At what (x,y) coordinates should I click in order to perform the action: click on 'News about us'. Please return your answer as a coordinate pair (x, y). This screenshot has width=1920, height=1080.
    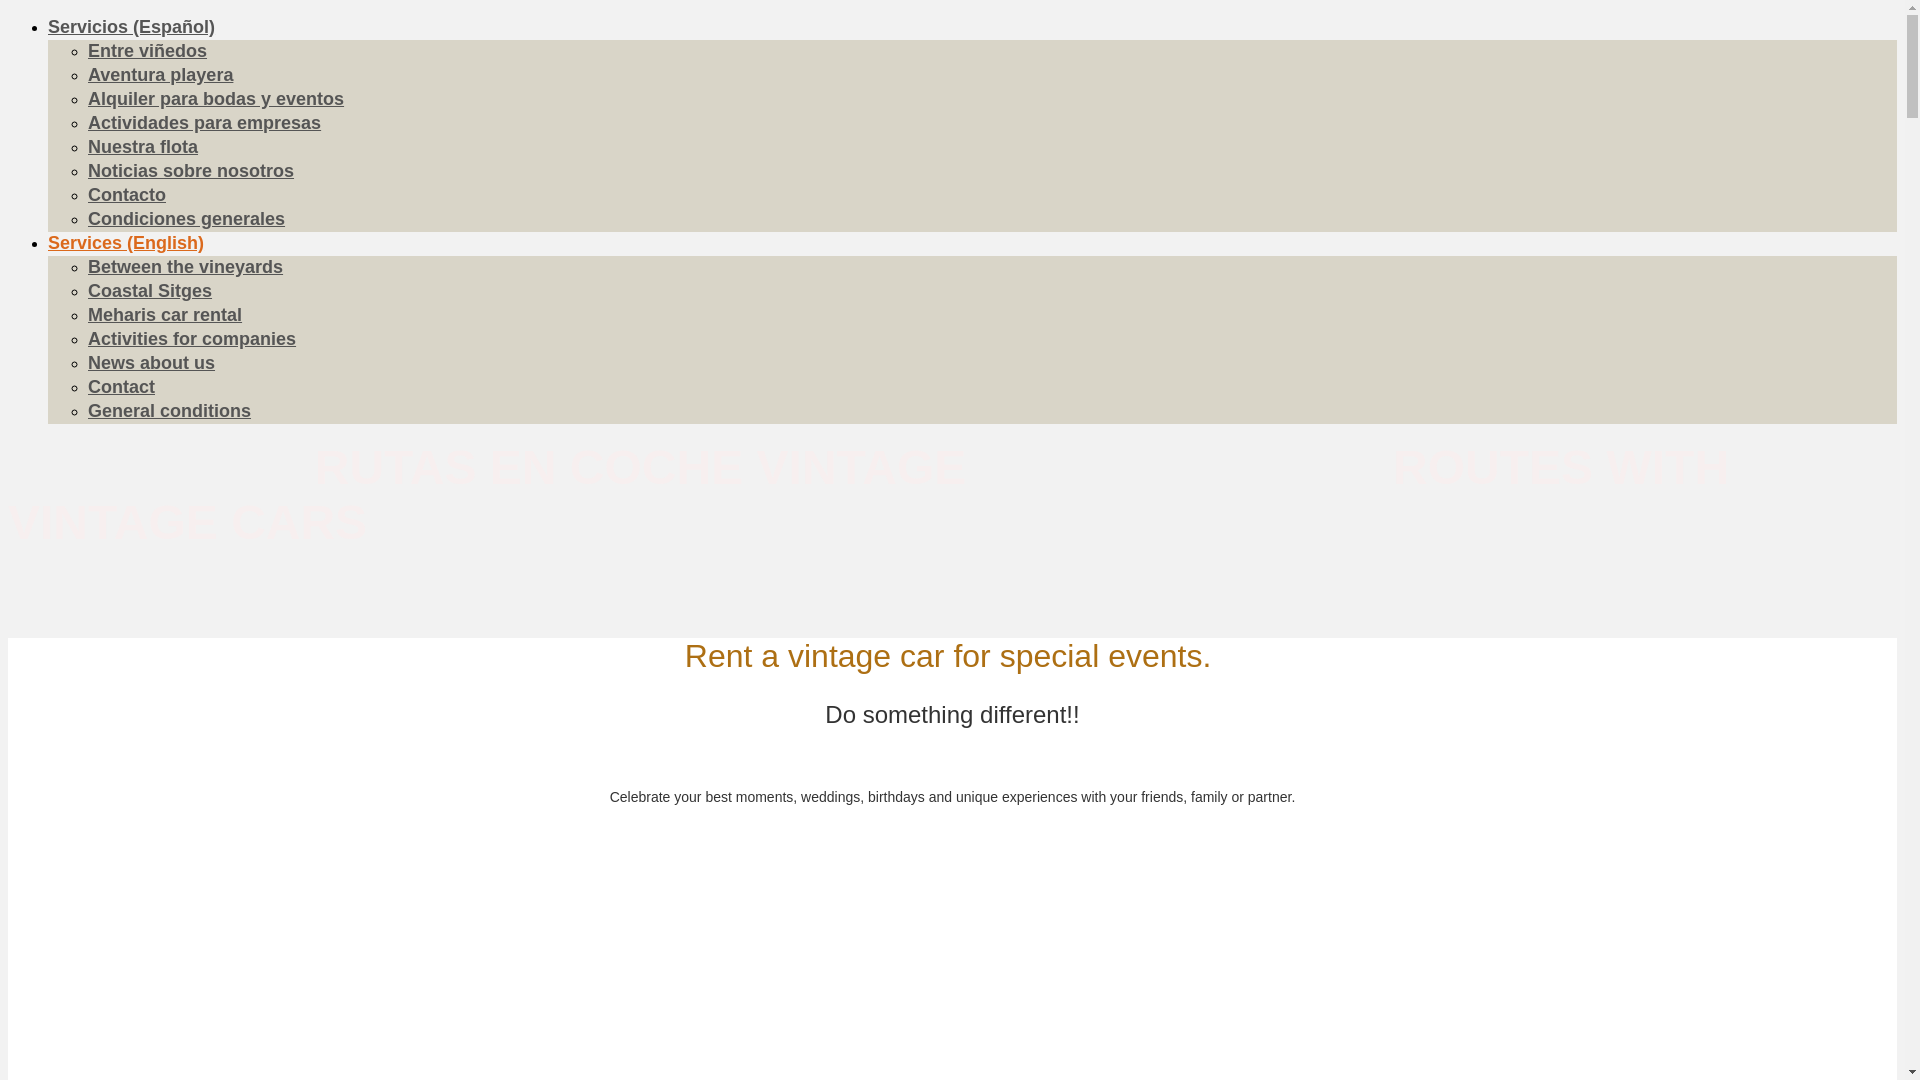
    Looking at the image, I should click on (150, 362).